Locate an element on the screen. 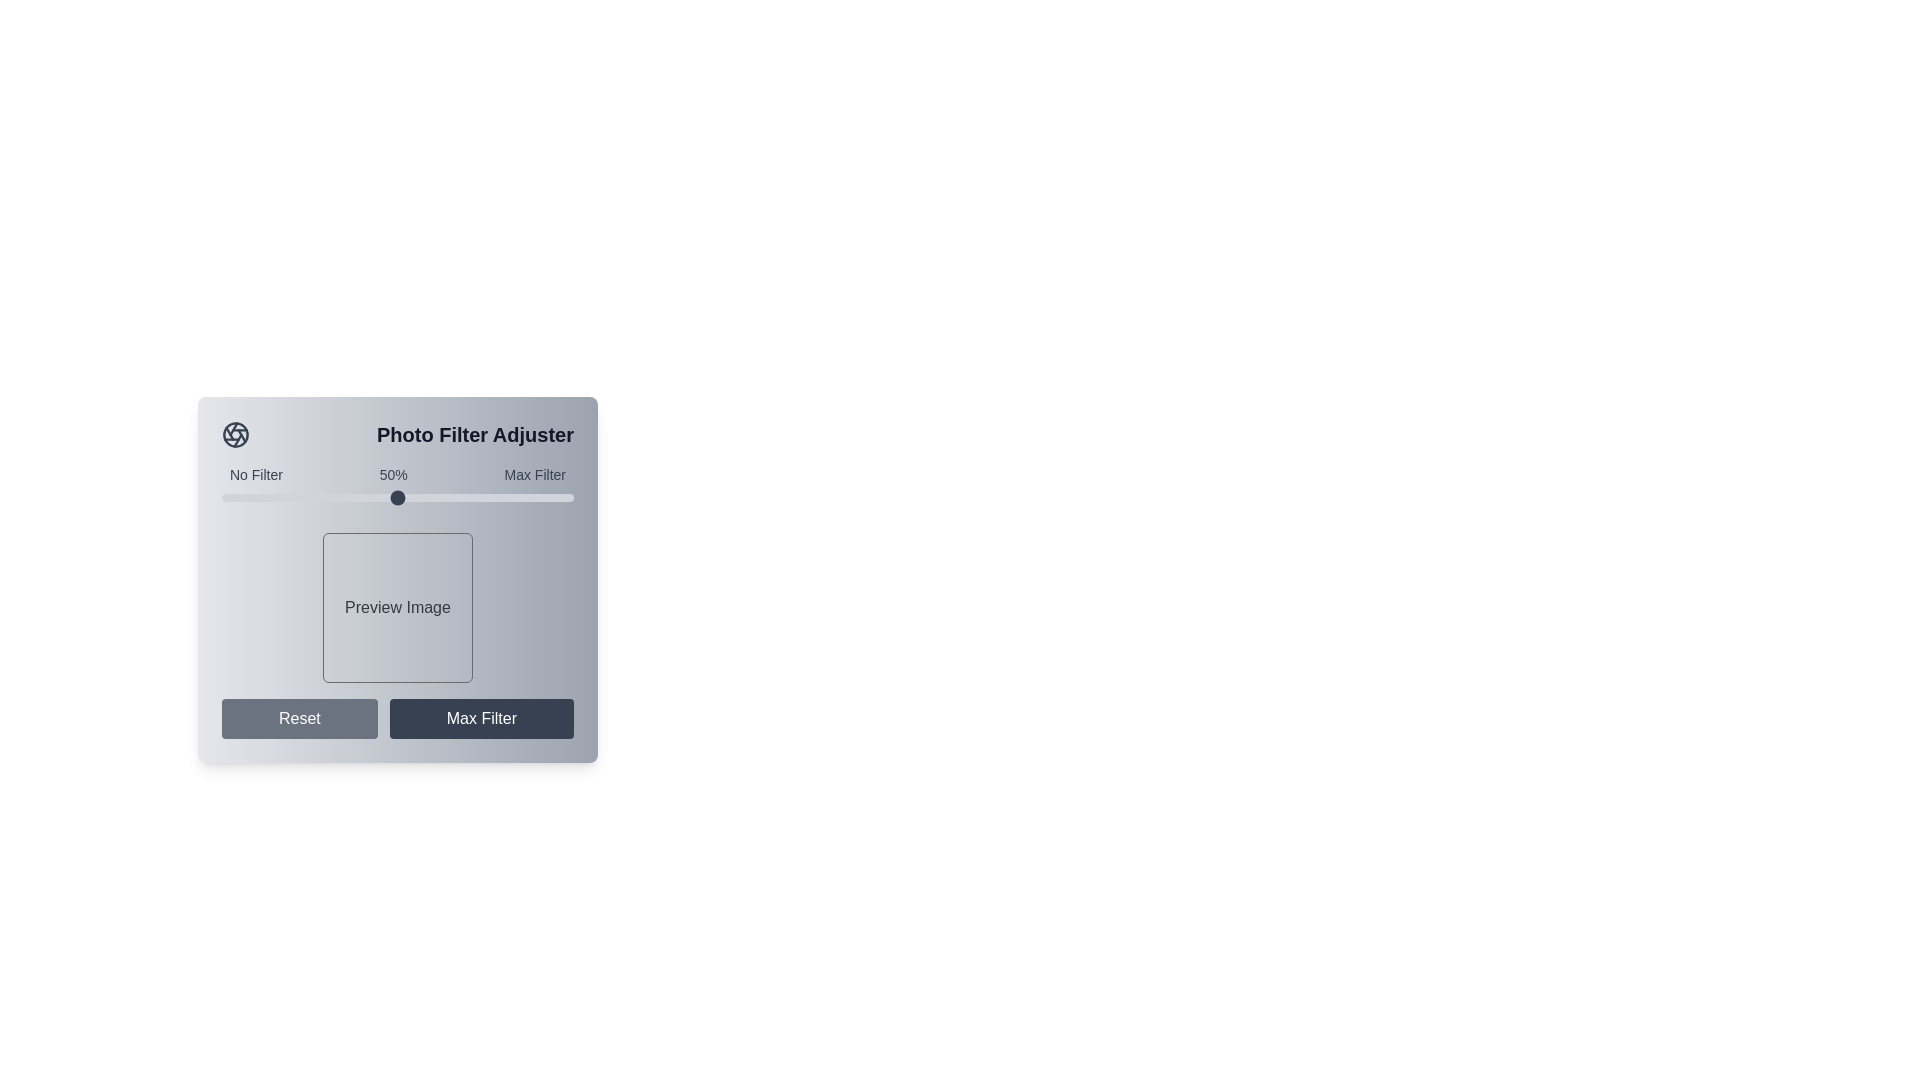 Image resolution: width=1920 pixels, height=1080 pixels. the static text label that indicates the minimum intensity for the filter adjustment, located to the left of the '50%' label and above the slider bar is located at coordinates (255, 474).